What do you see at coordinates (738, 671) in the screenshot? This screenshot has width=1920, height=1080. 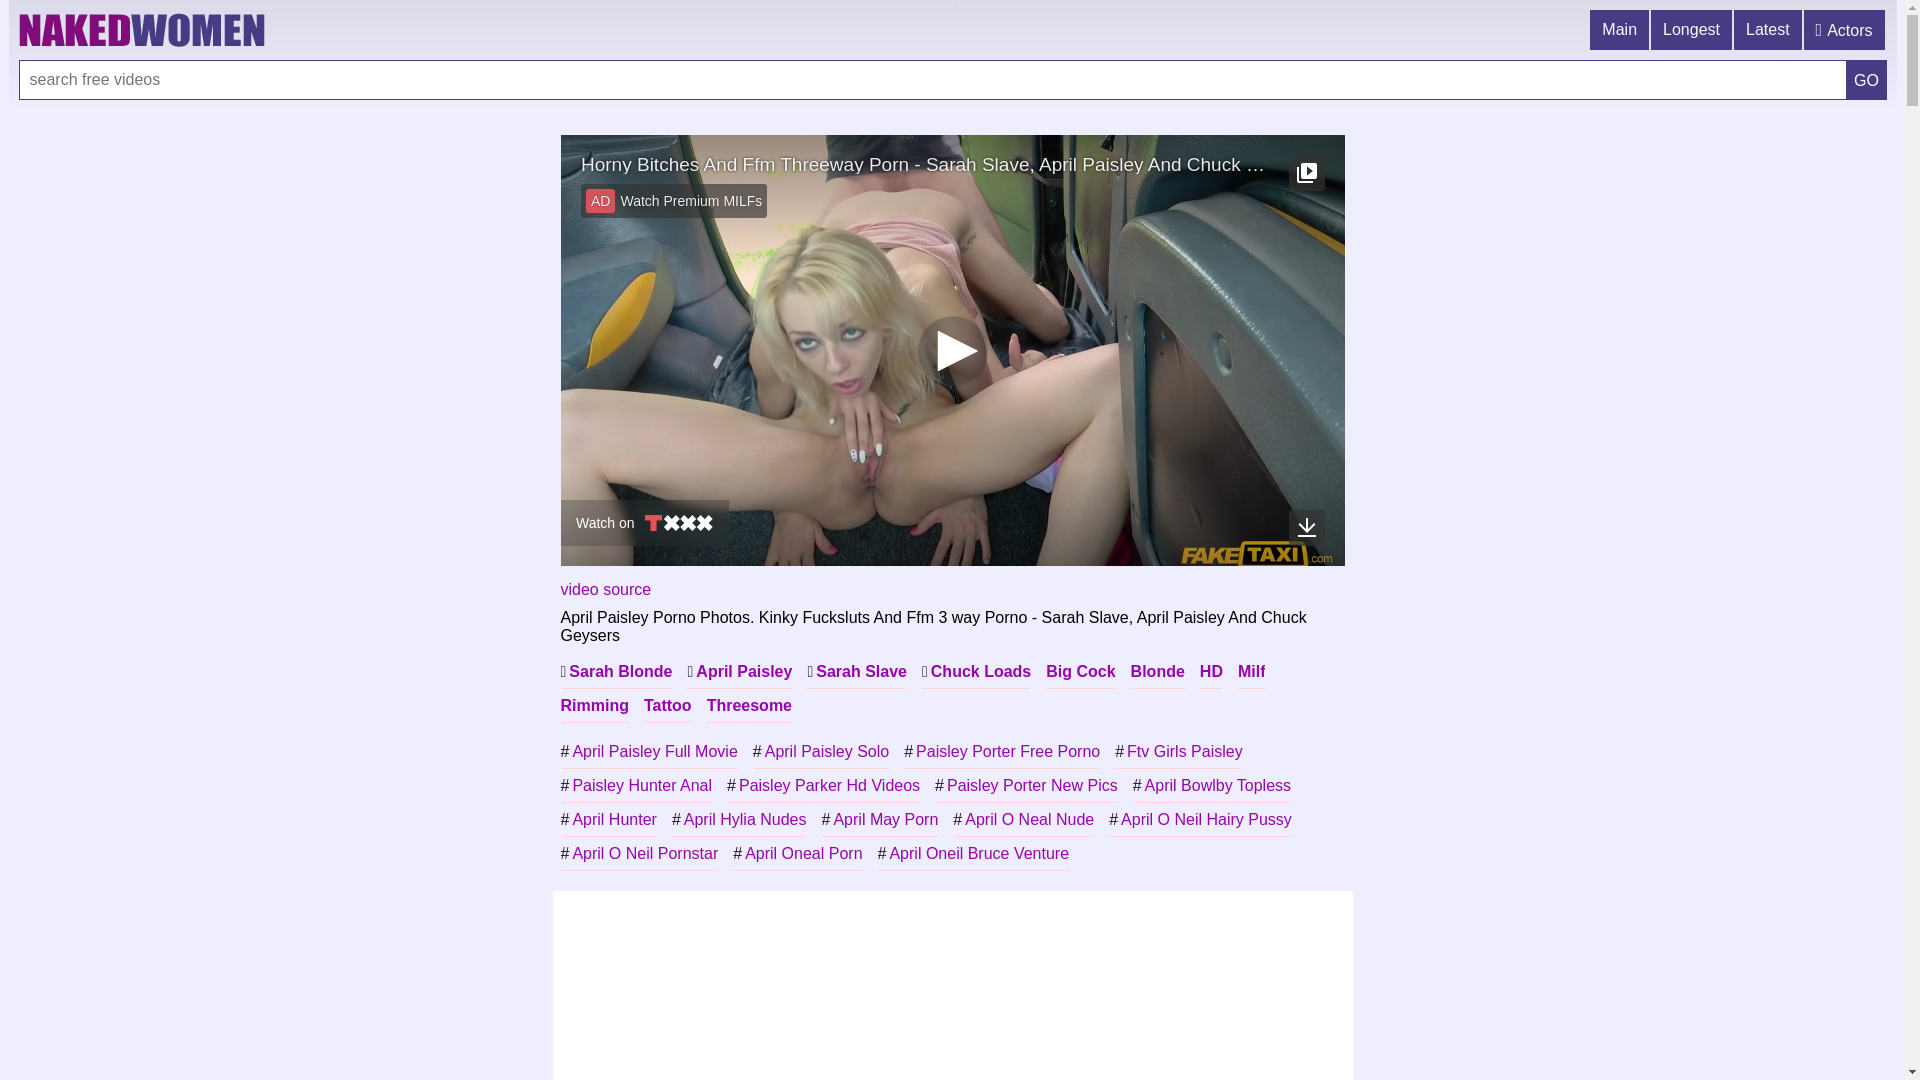 I see `'April Paisley'` at bounding box center [738, 671].